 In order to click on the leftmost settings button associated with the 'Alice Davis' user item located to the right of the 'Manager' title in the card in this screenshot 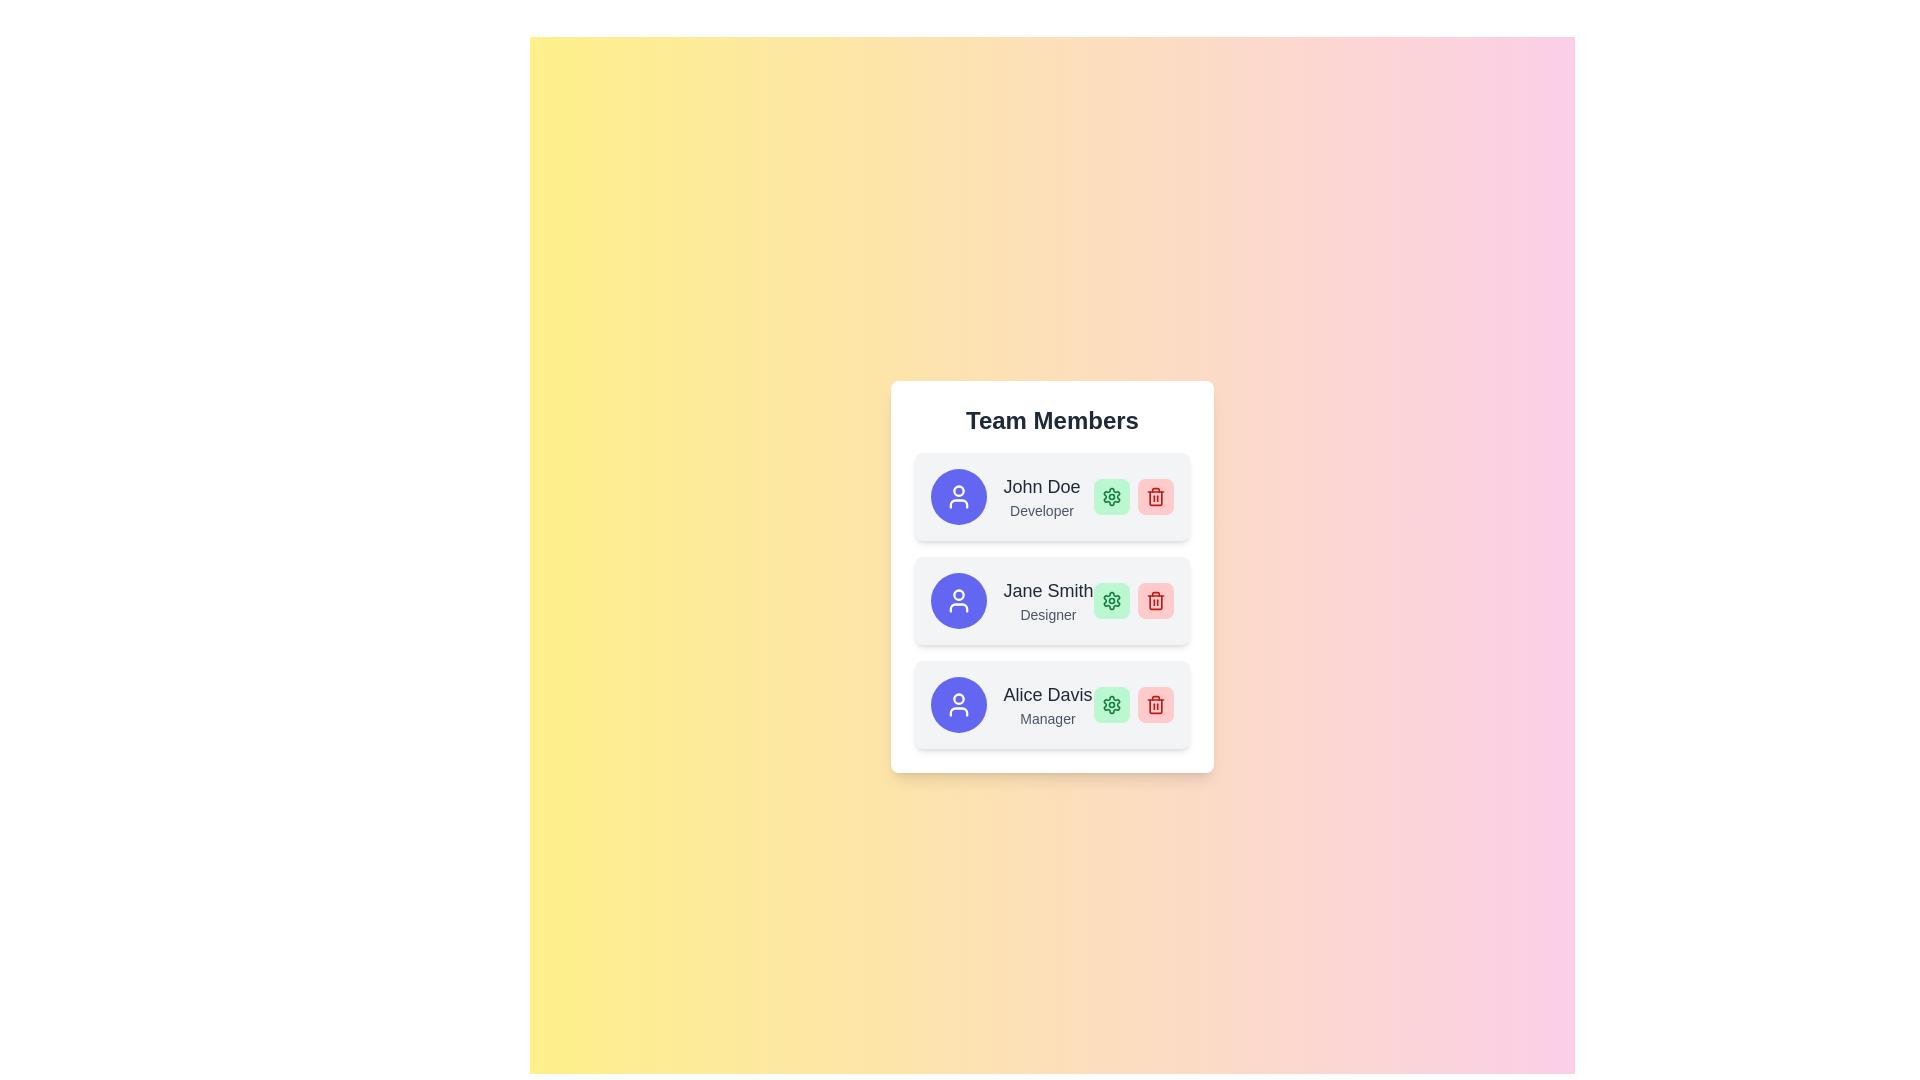, I will do `click(1109, 704)`.